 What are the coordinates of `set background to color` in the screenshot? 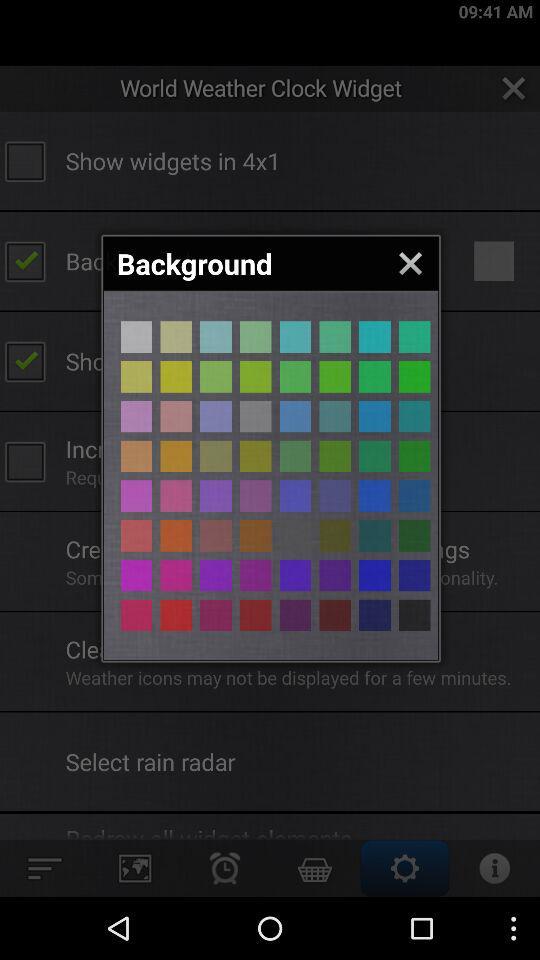 It's located at (335, 575).